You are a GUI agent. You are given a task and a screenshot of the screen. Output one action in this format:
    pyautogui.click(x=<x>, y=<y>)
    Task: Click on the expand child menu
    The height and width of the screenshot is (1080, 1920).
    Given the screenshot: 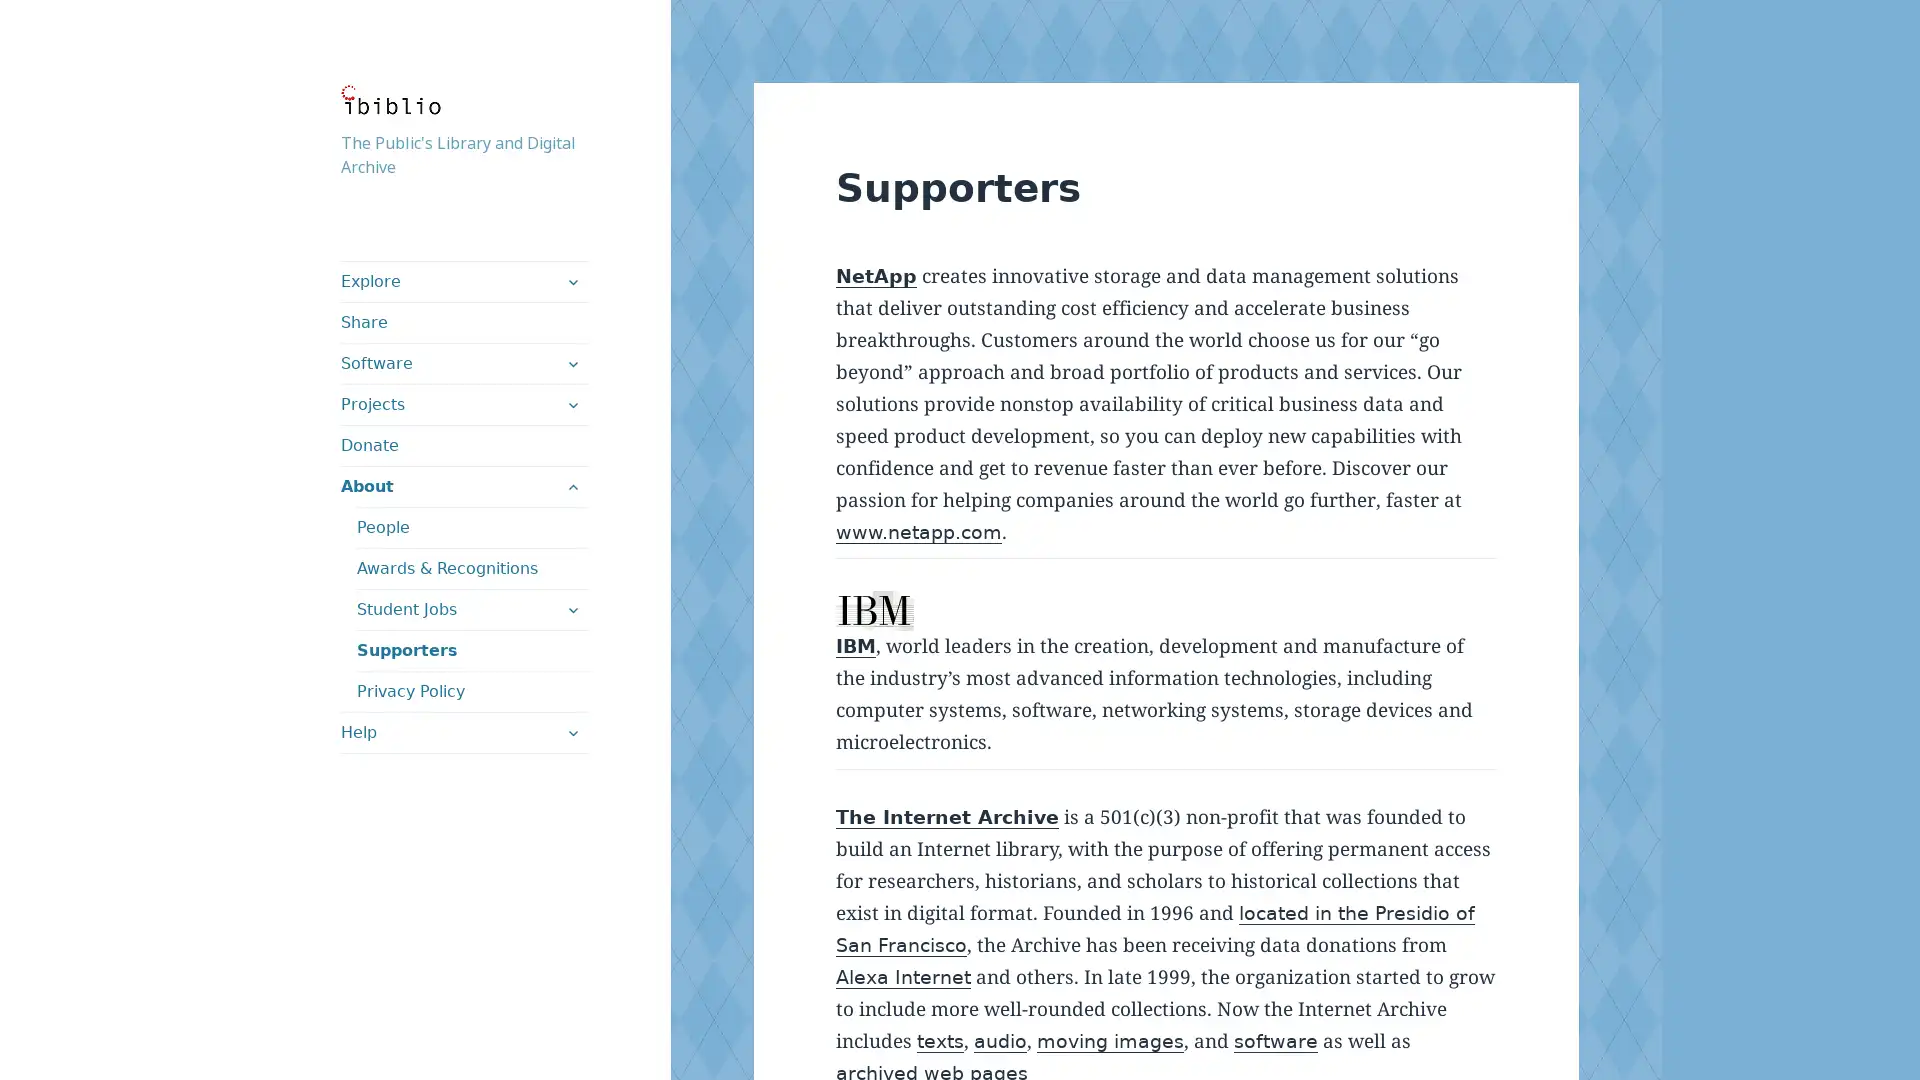 What is the action you would take?
    pyautogui.click(x=570, y=281)
    